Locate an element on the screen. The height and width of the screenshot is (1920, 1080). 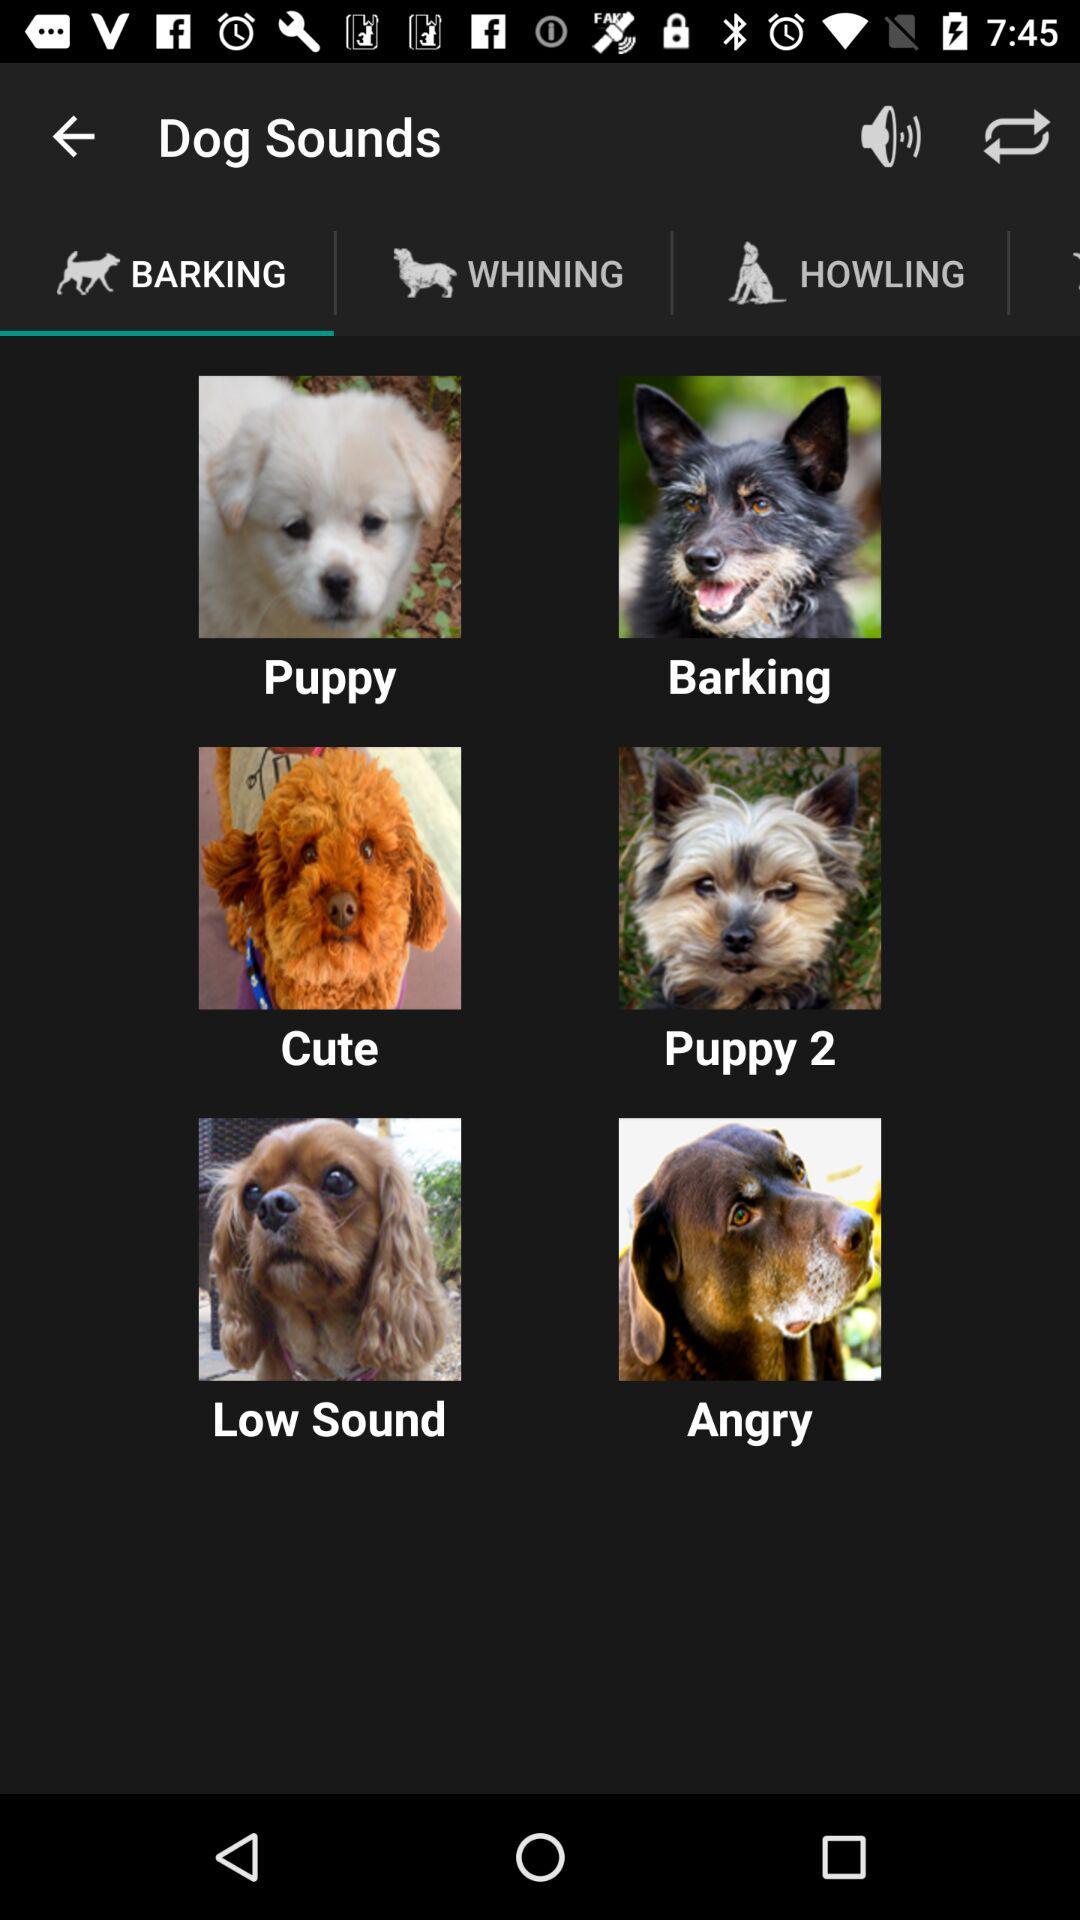
tells user the sound it will make is located at coordinates (749, 507).